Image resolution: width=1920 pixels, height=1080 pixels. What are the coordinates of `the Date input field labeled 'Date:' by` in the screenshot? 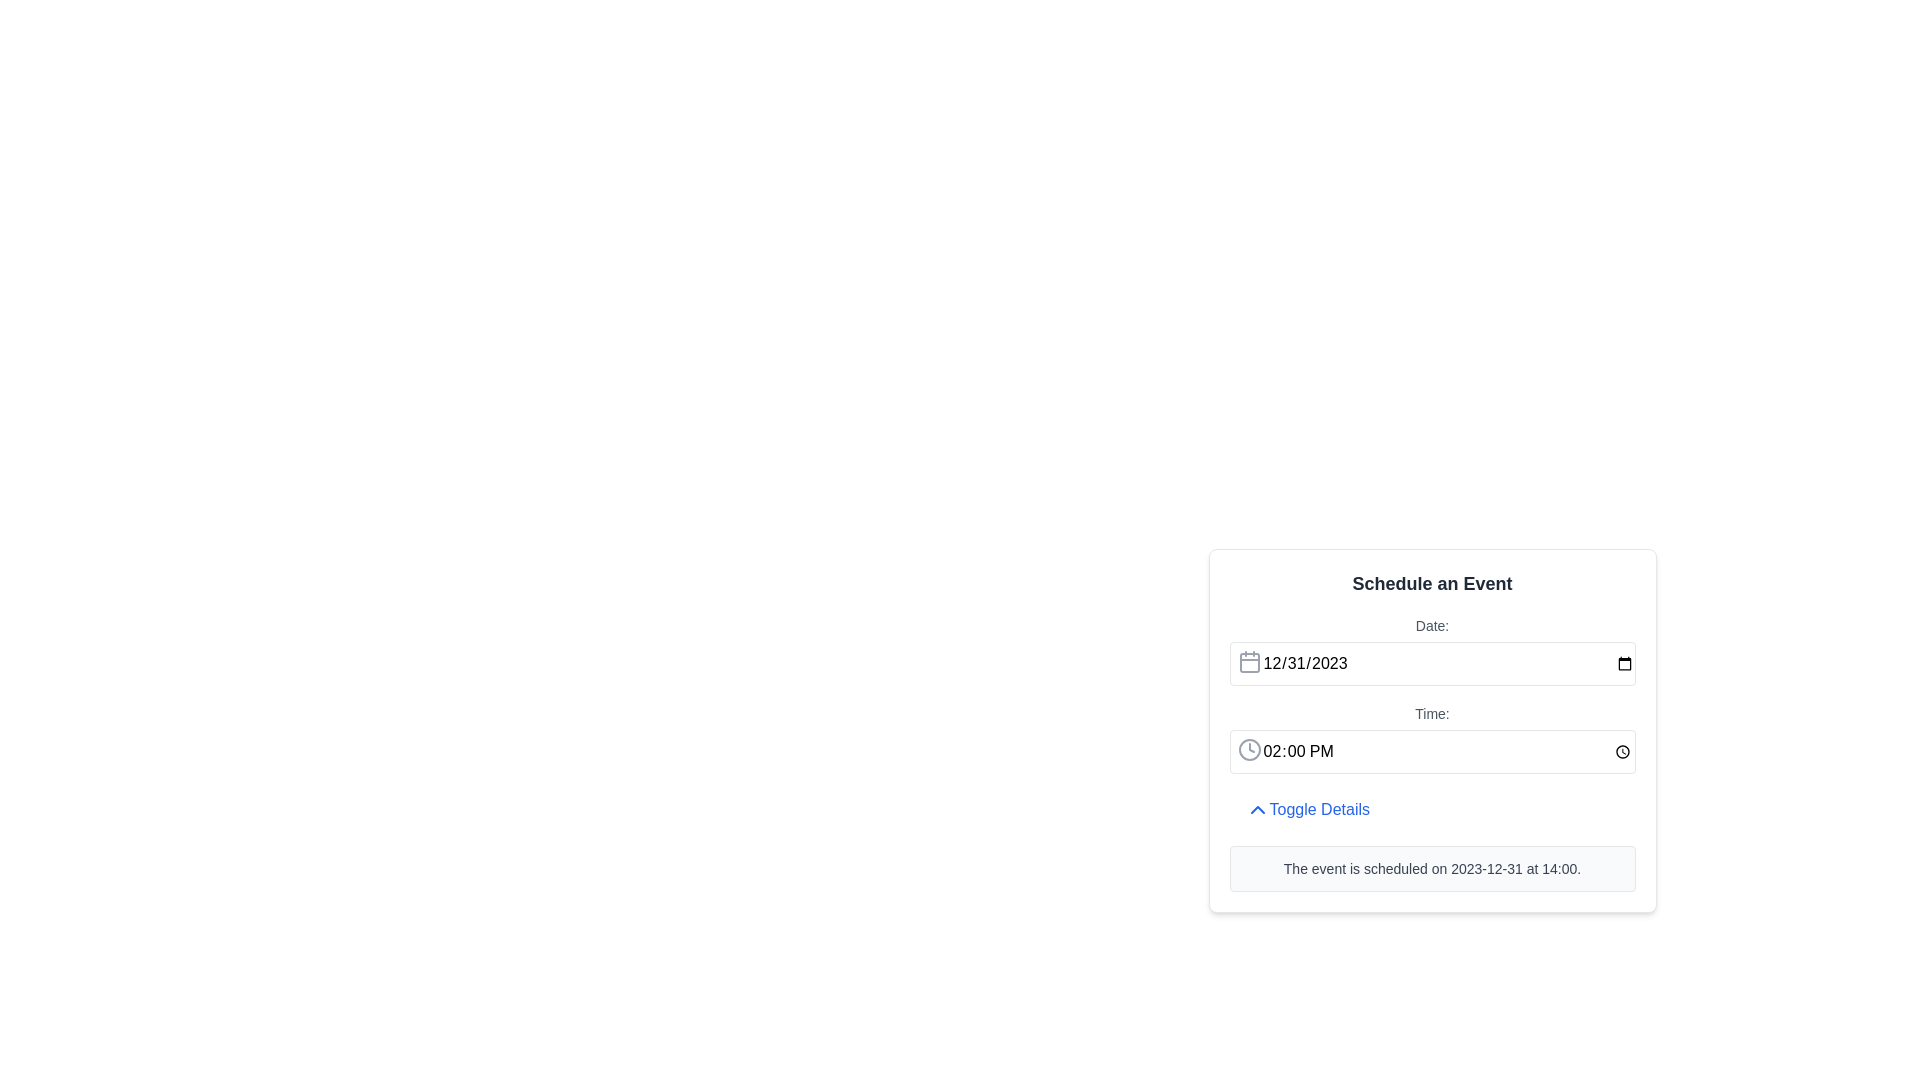 It's located at (1431, 650).